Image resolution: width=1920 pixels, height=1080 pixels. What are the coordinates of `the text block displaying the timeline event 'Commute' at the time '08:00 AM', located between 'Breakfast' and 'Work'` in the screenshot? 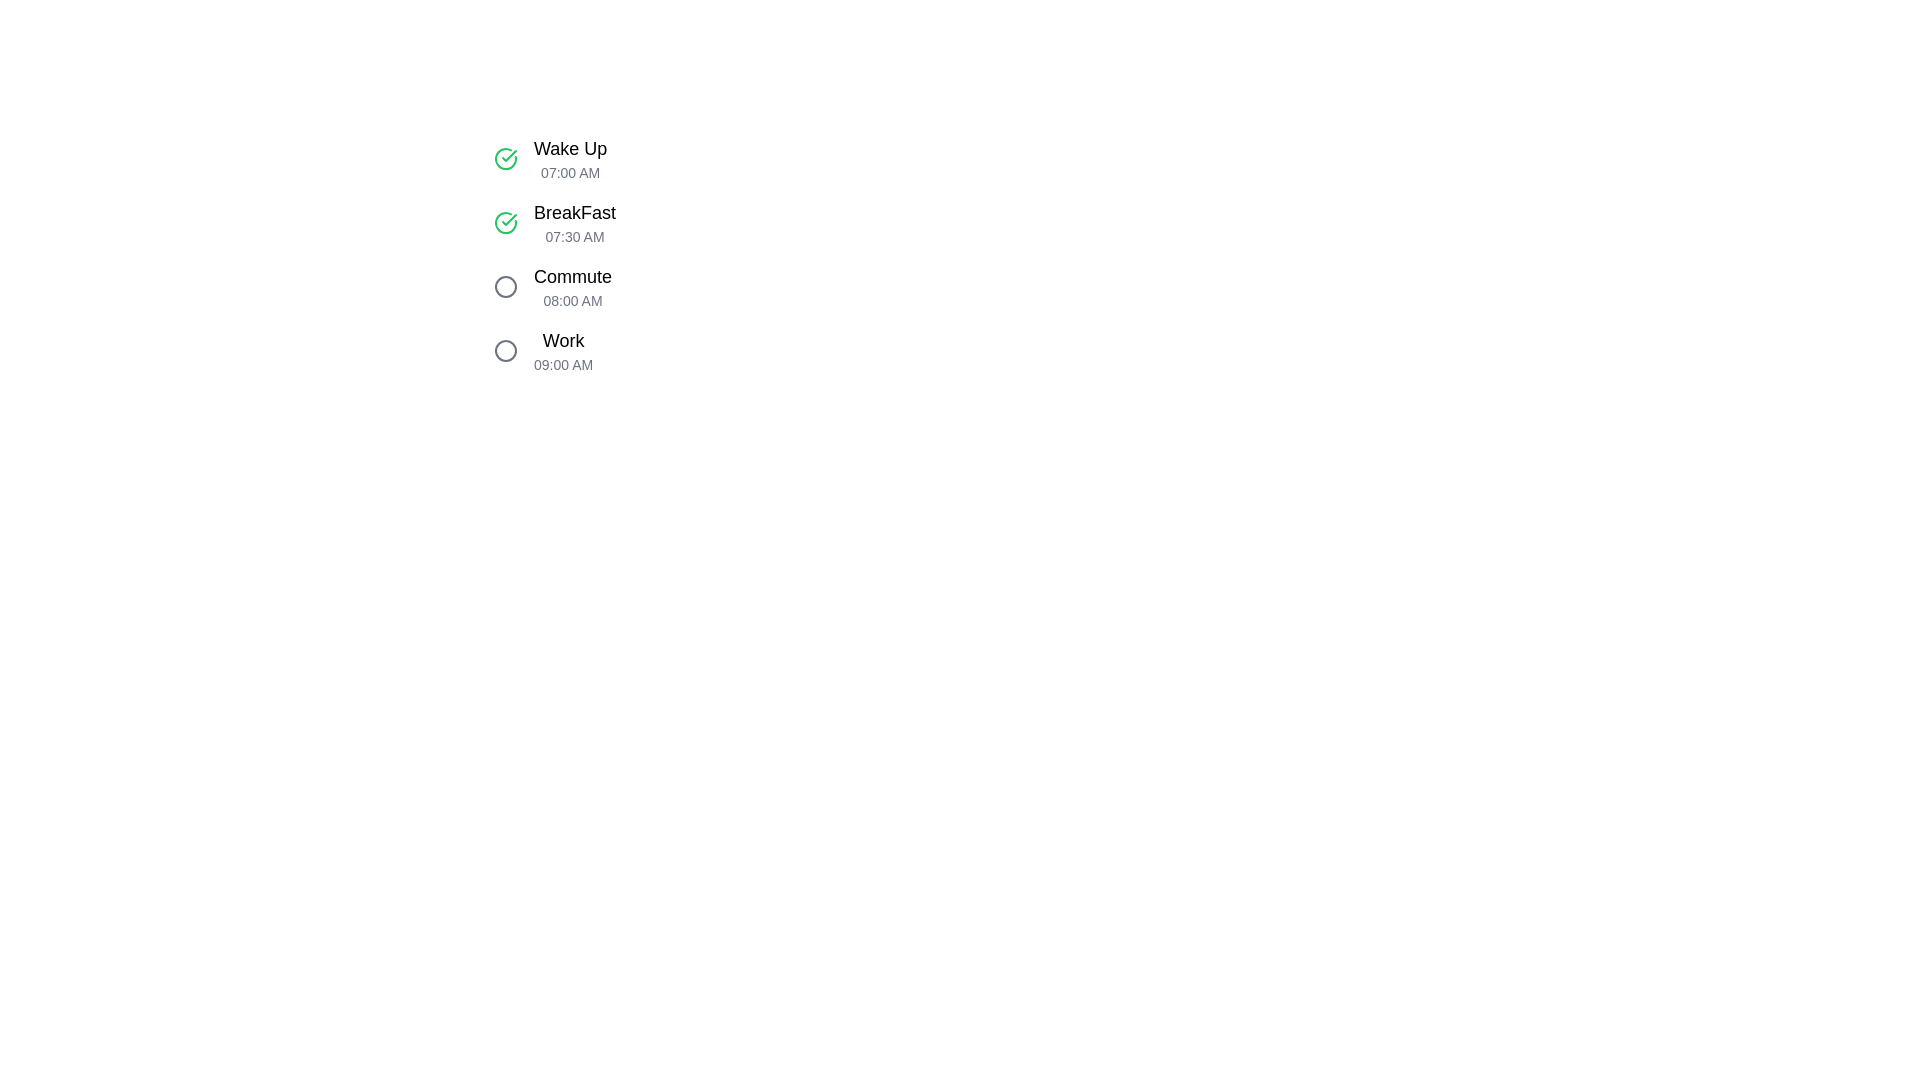 It's located at (571, 286).